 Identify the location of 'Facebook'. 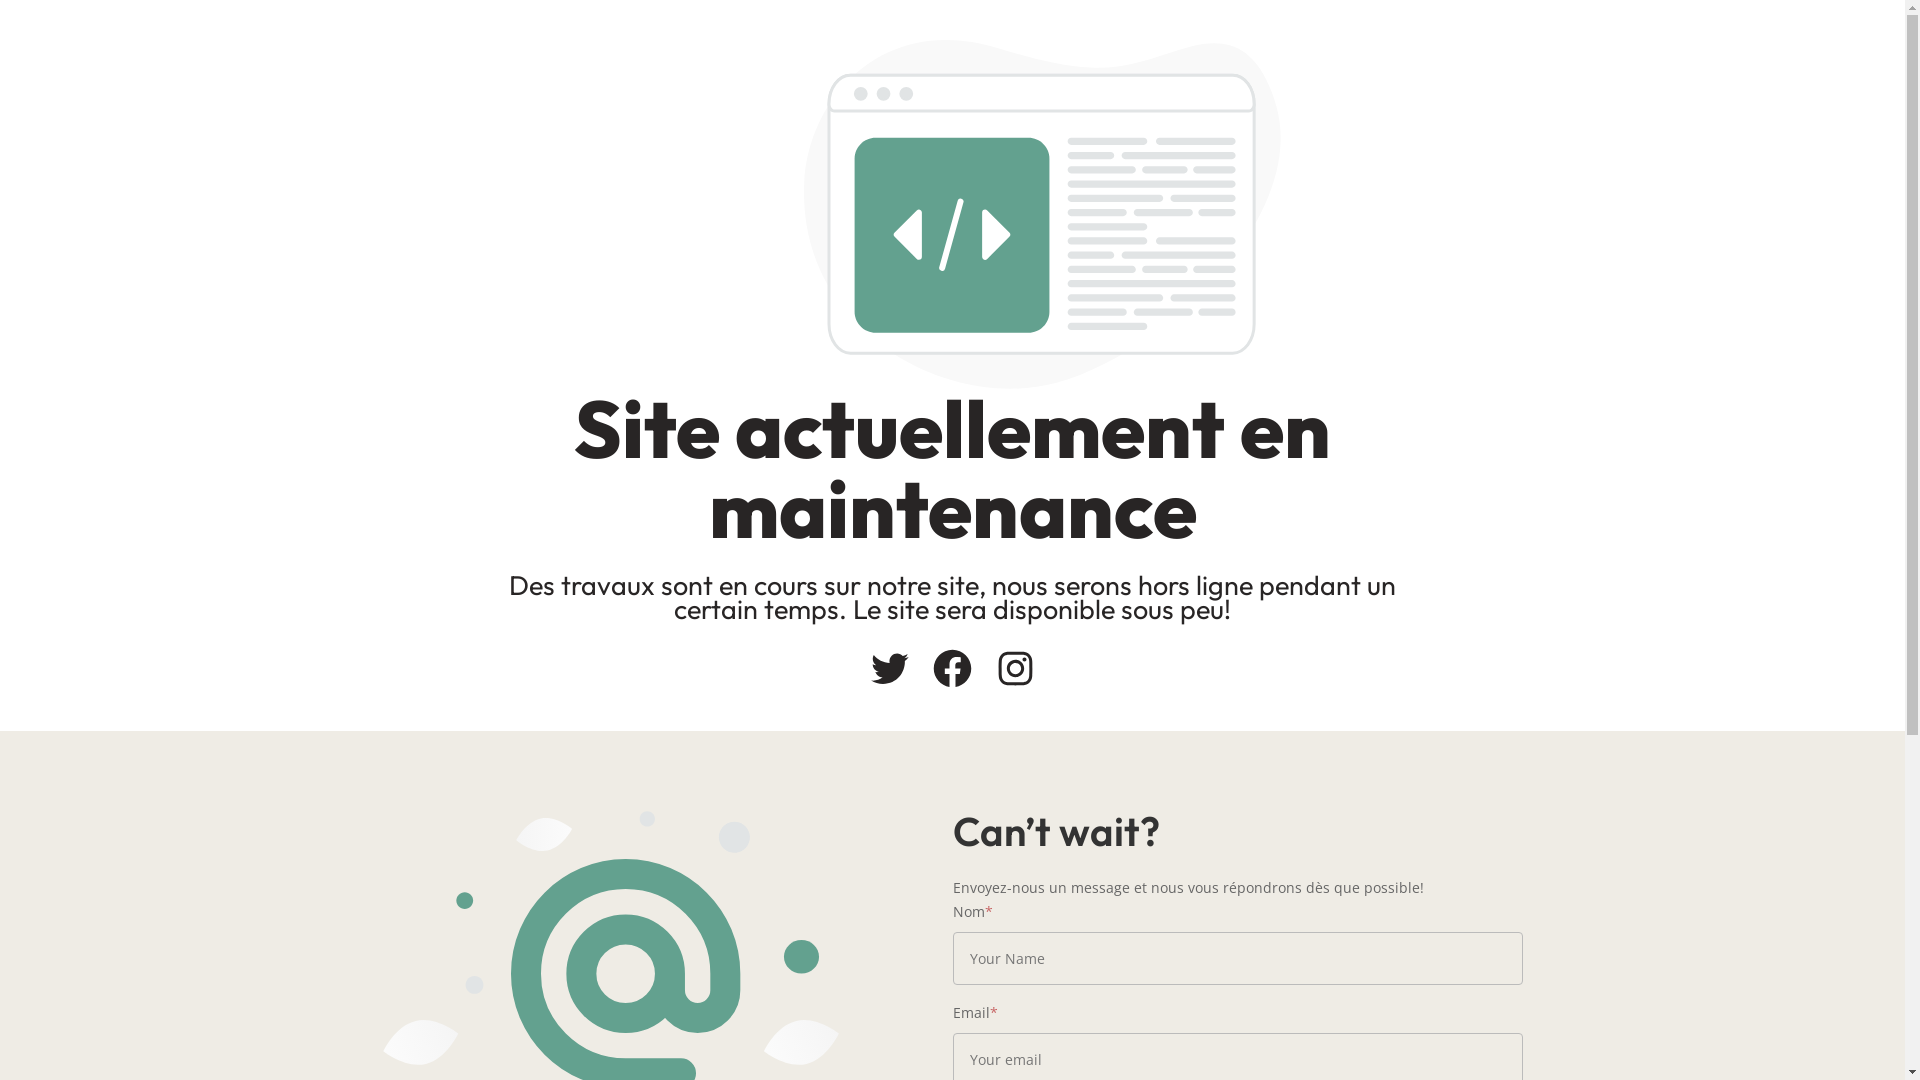
(951, 668).